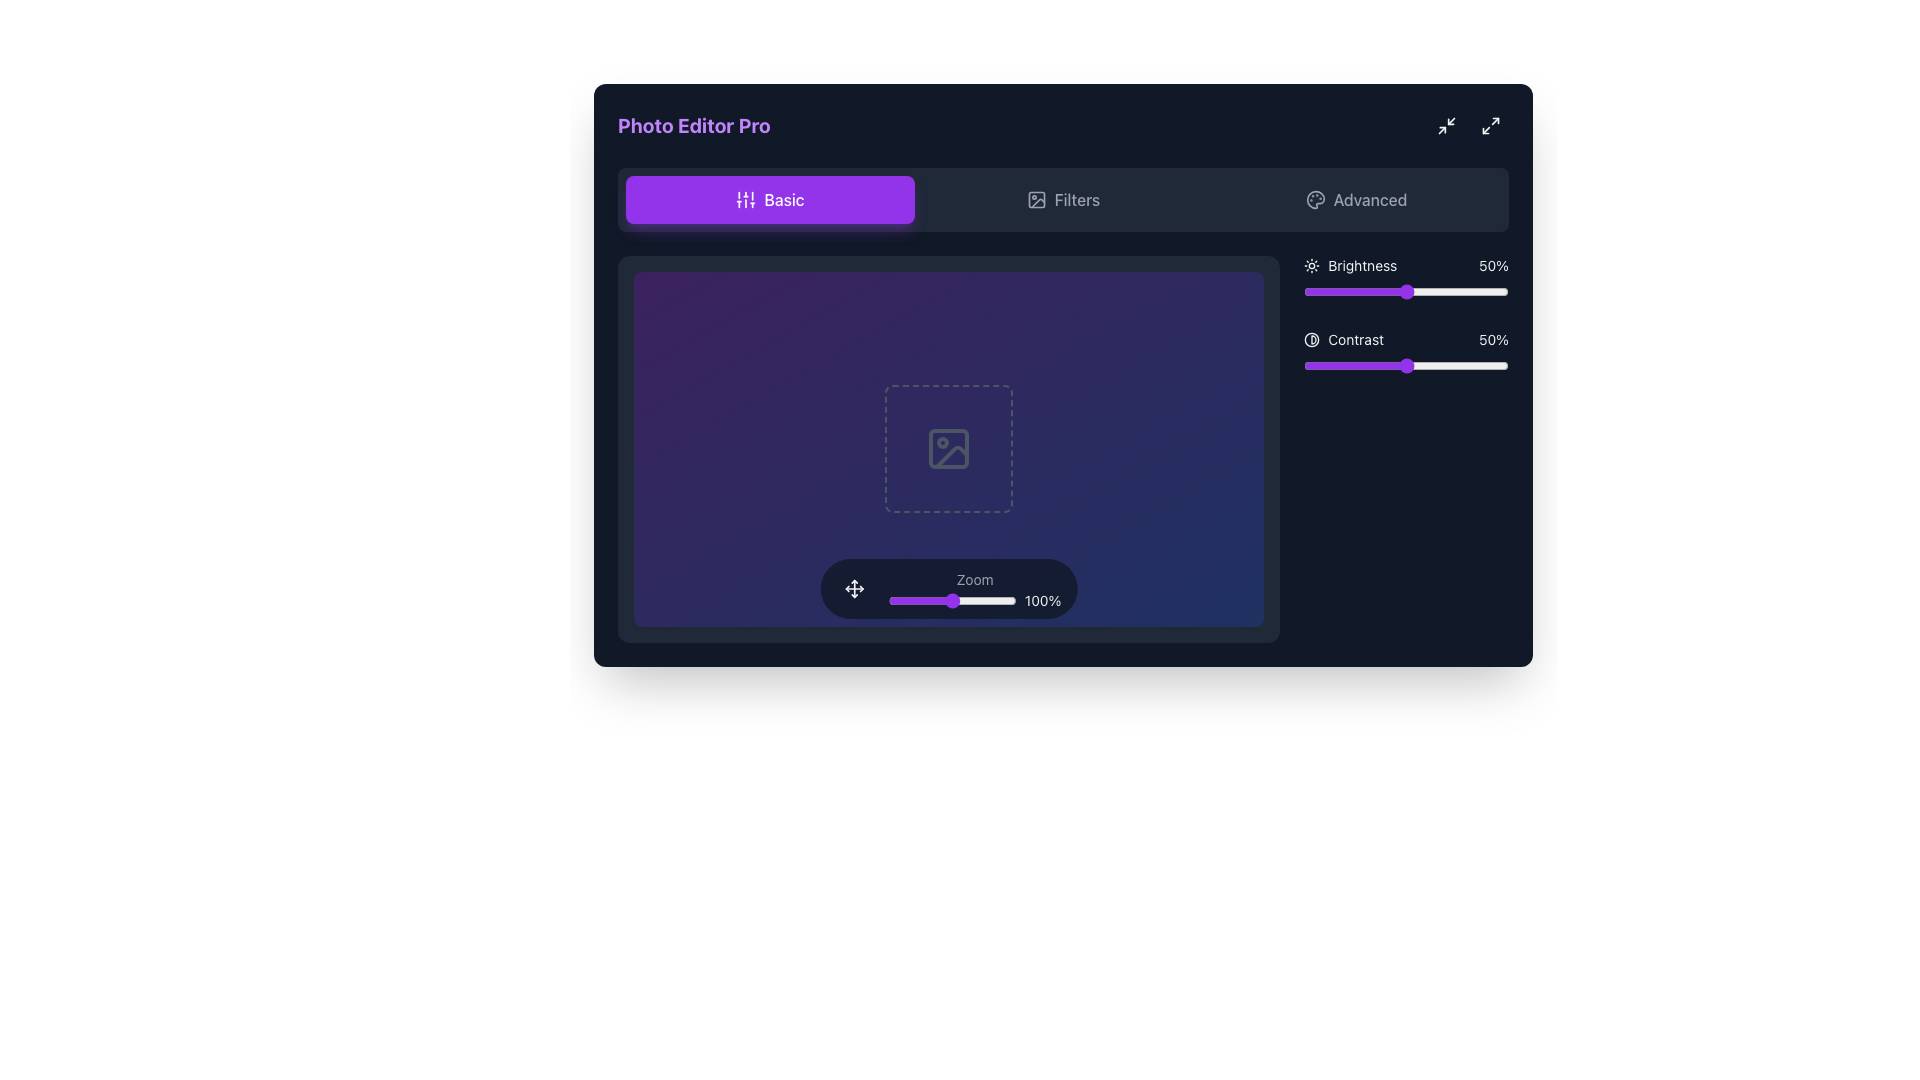 This screenshot has height=1080, width=1920. What do you see at coordinates (1417, 366) in the screenshot?
I see `the slider` at bounding box center [1417, 366].